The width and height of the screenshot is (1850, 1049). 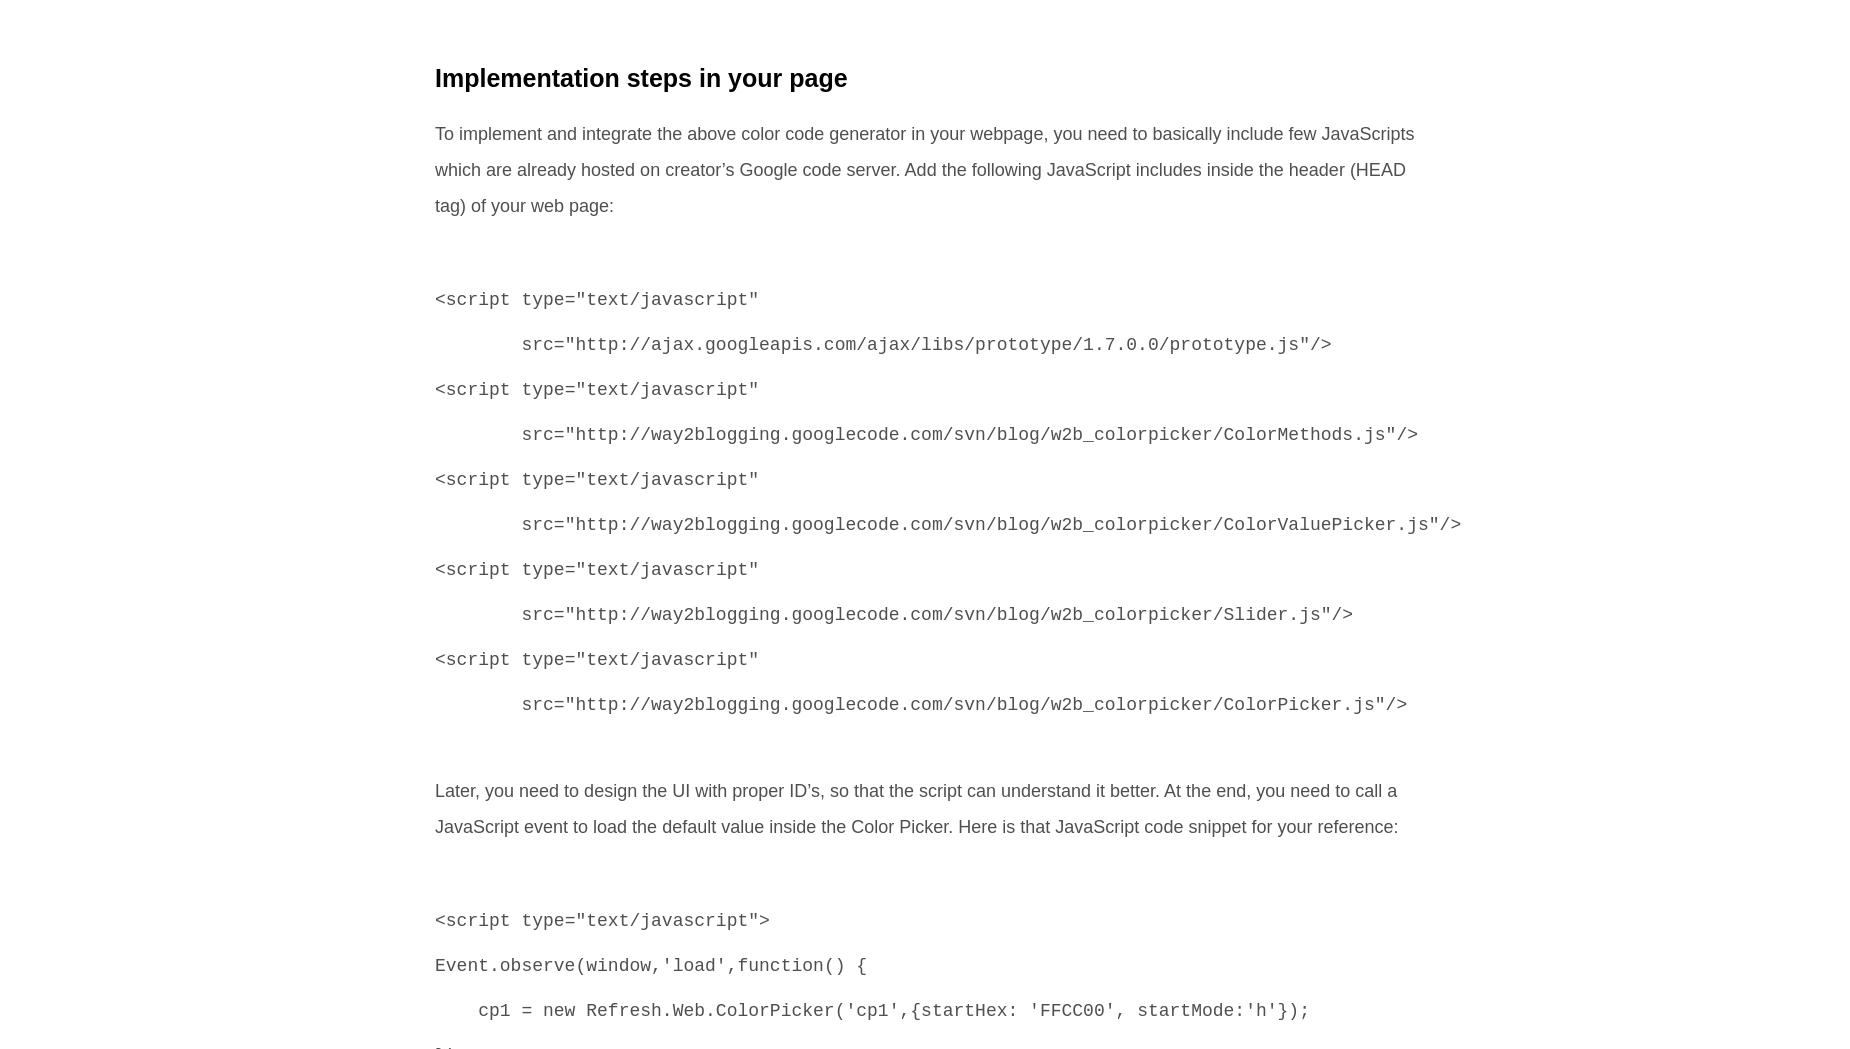 What do you see at coordinates (639, 1011) in the screenshot?
I see `'cp1 = new Refresh.Web.ColorPicker('` at bounding box center [639, 1011].